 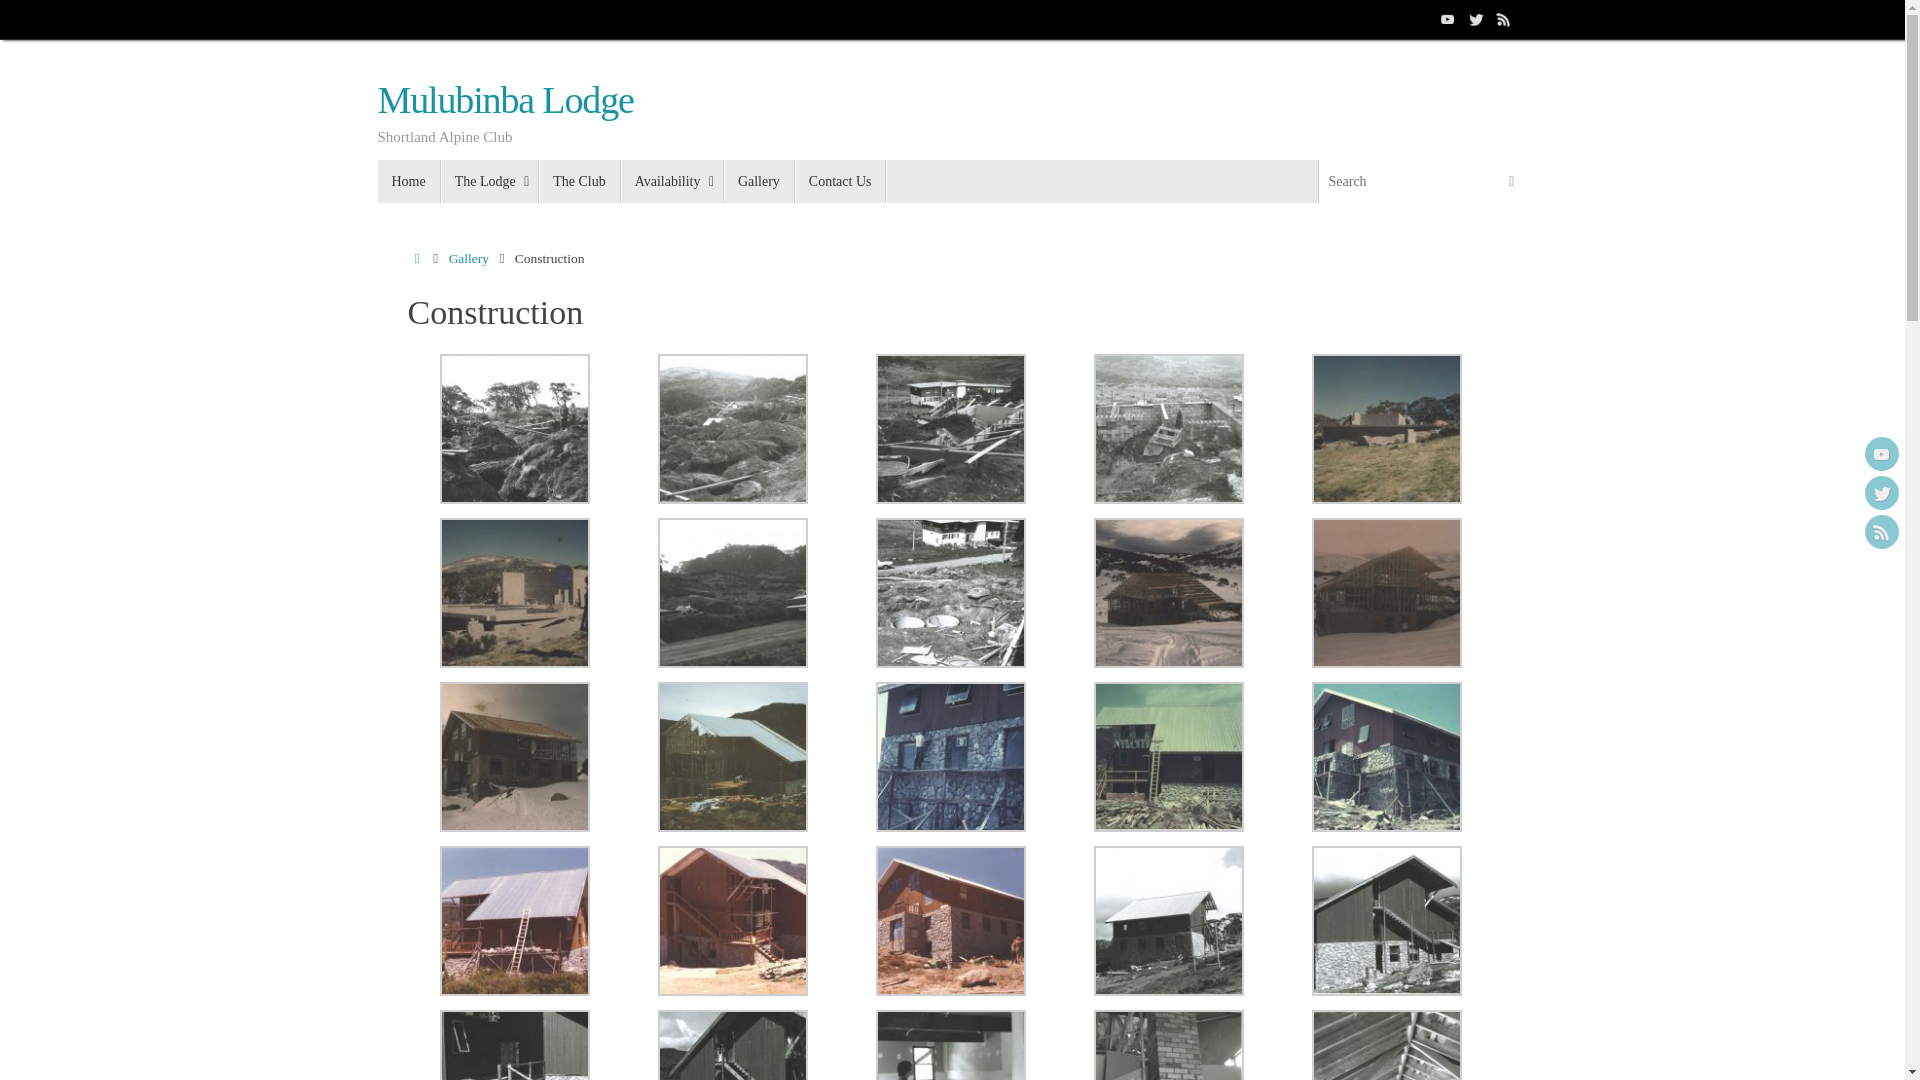 I want to click on 'Home', so click(x=416, y=257).